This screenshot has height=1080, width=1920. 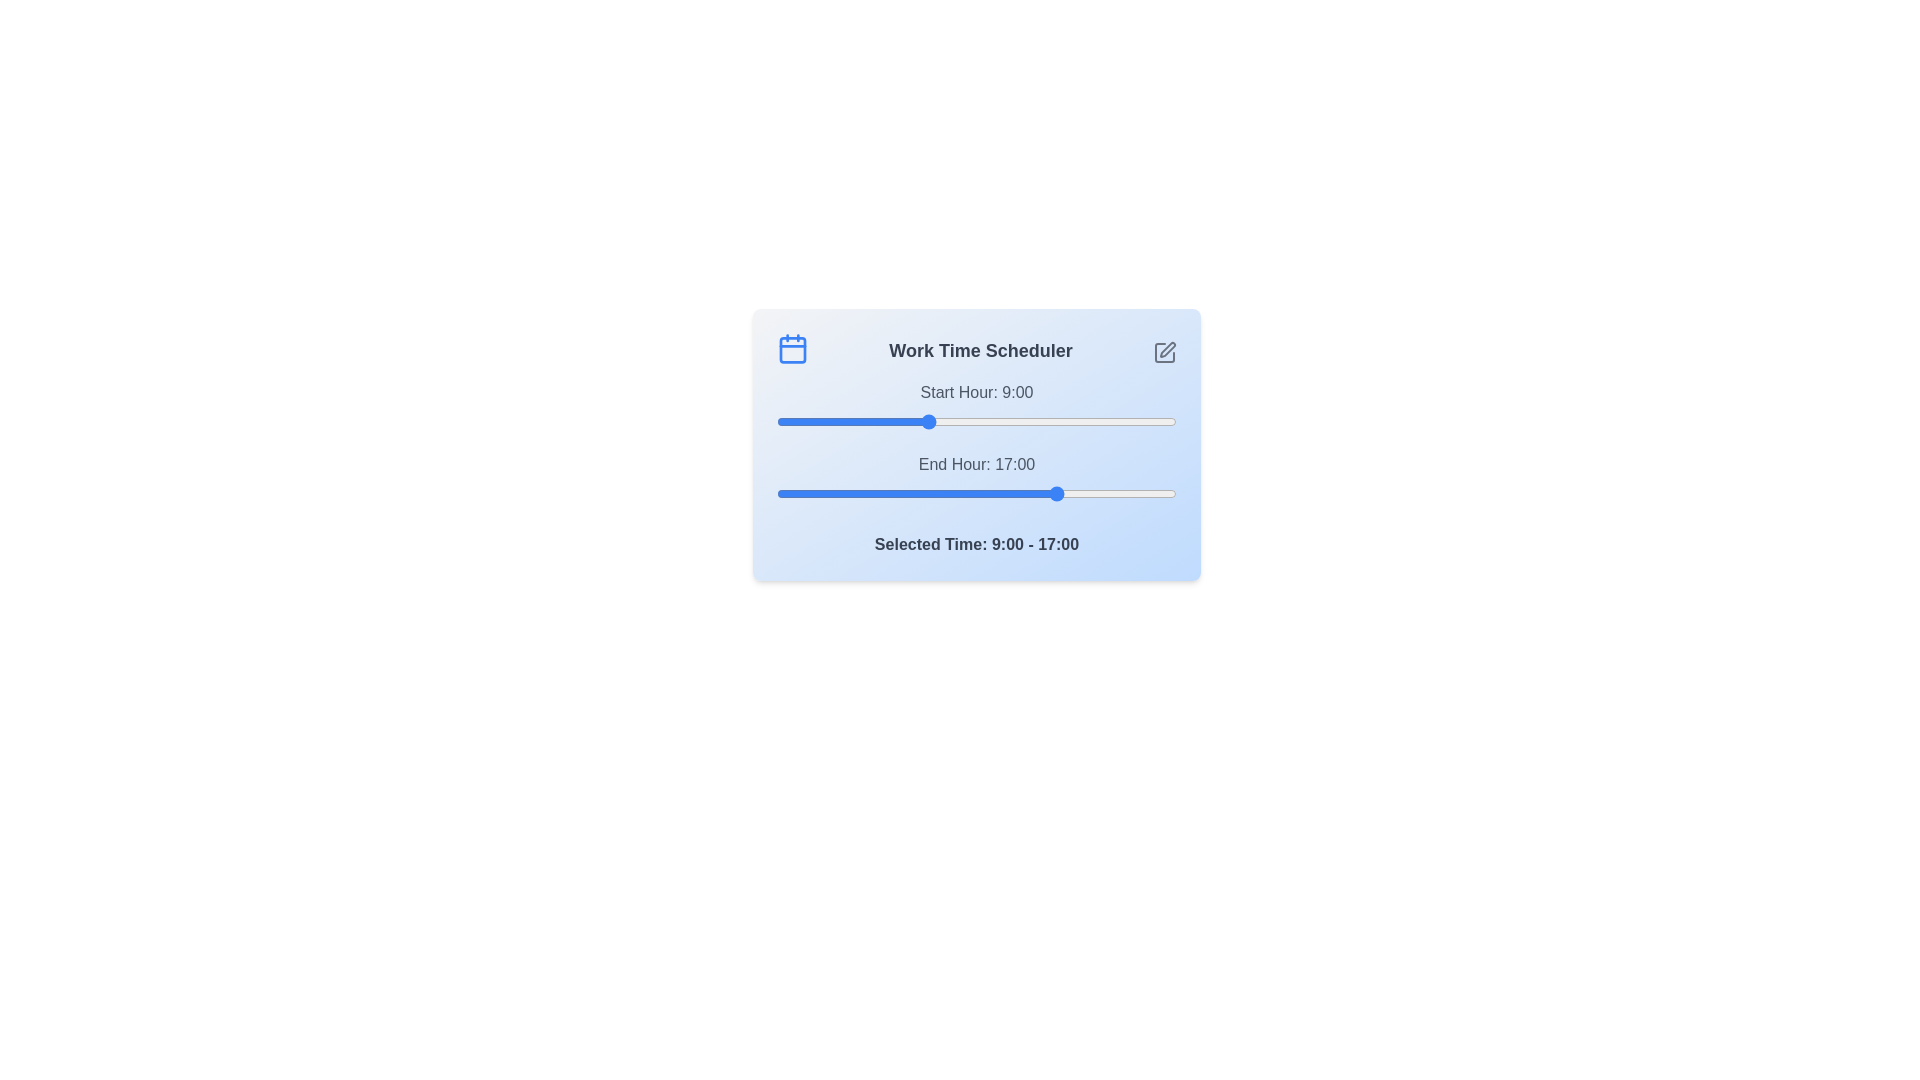 I want to click on the end time slider to 5 where 5 is in the range 0 to 24, so click(x=860, y=493).